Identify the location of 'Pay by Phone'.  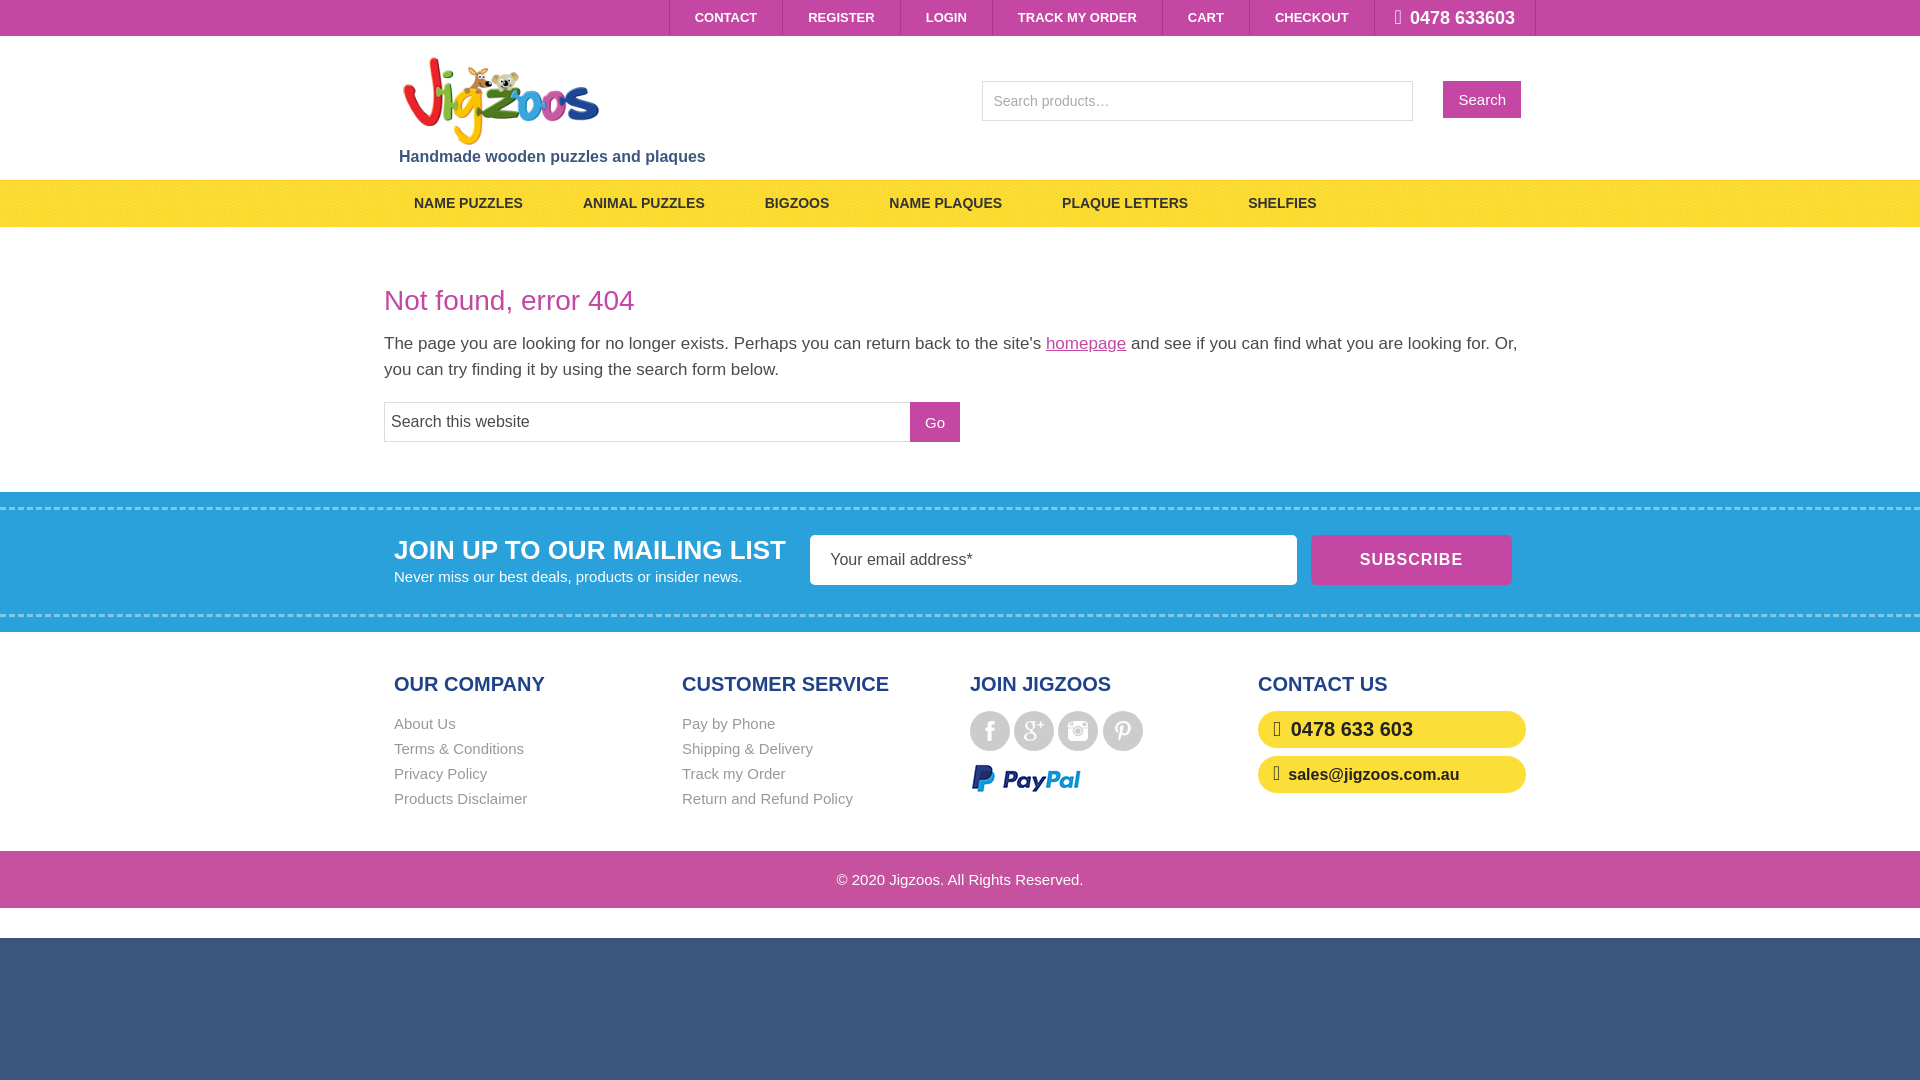
(681, 723).